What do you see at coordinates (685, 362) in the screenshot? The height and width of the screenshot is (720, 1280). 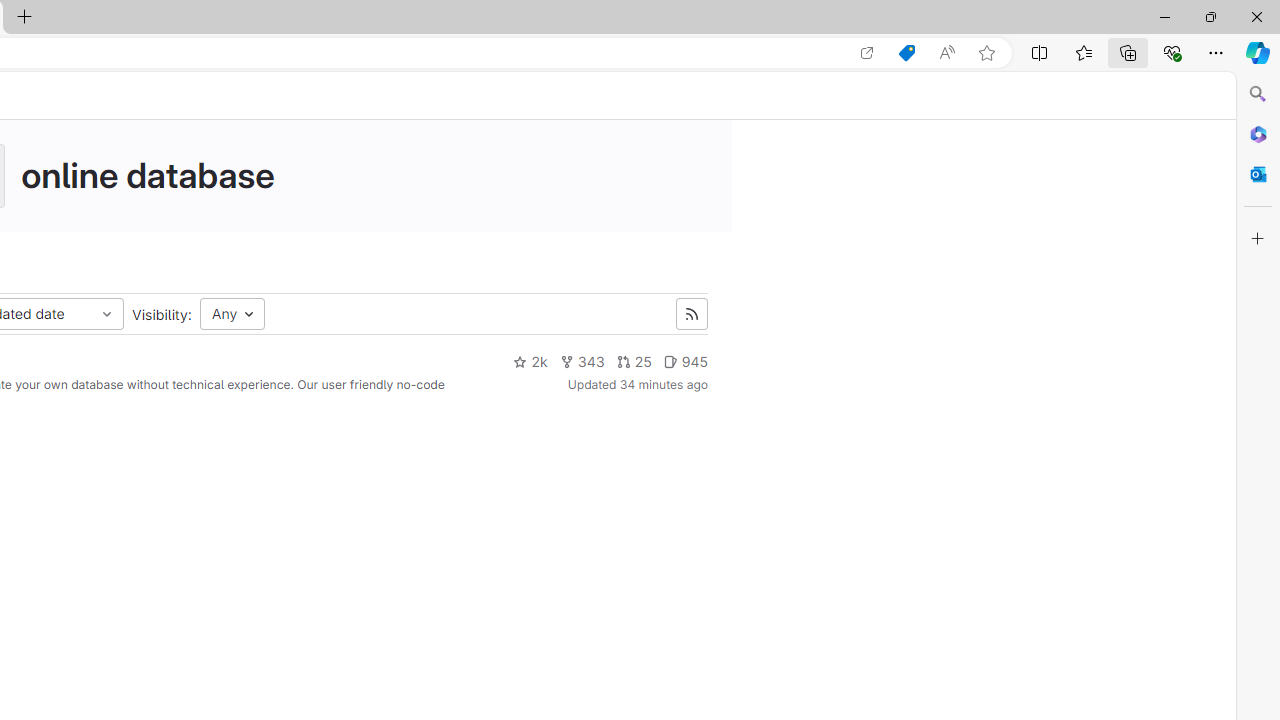 I see `'945'` at bounding box center [685, 362].